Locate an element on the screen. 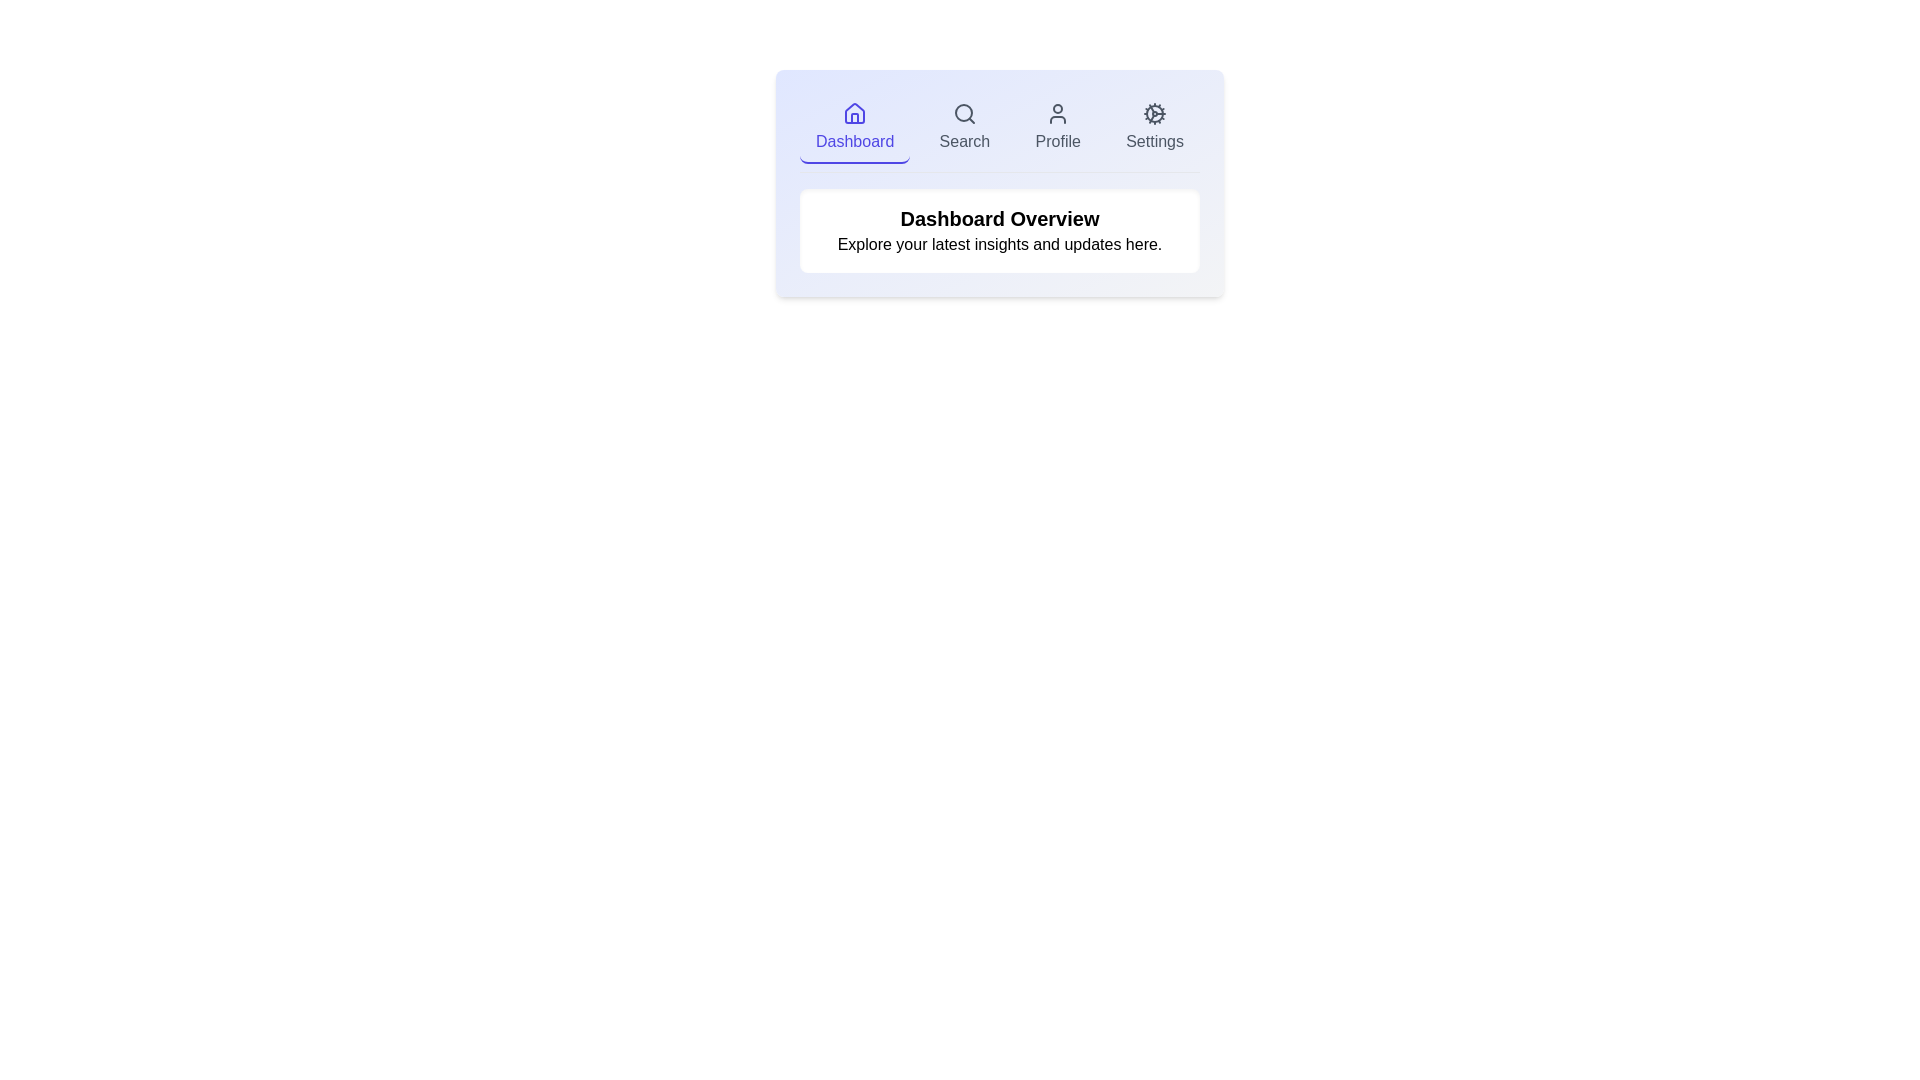 The height and width of the screenshot is (1080, 1920). the leftmost icon in the top navigation bar that represents the 'Dashboard' section is located at coordinates (855, 113).